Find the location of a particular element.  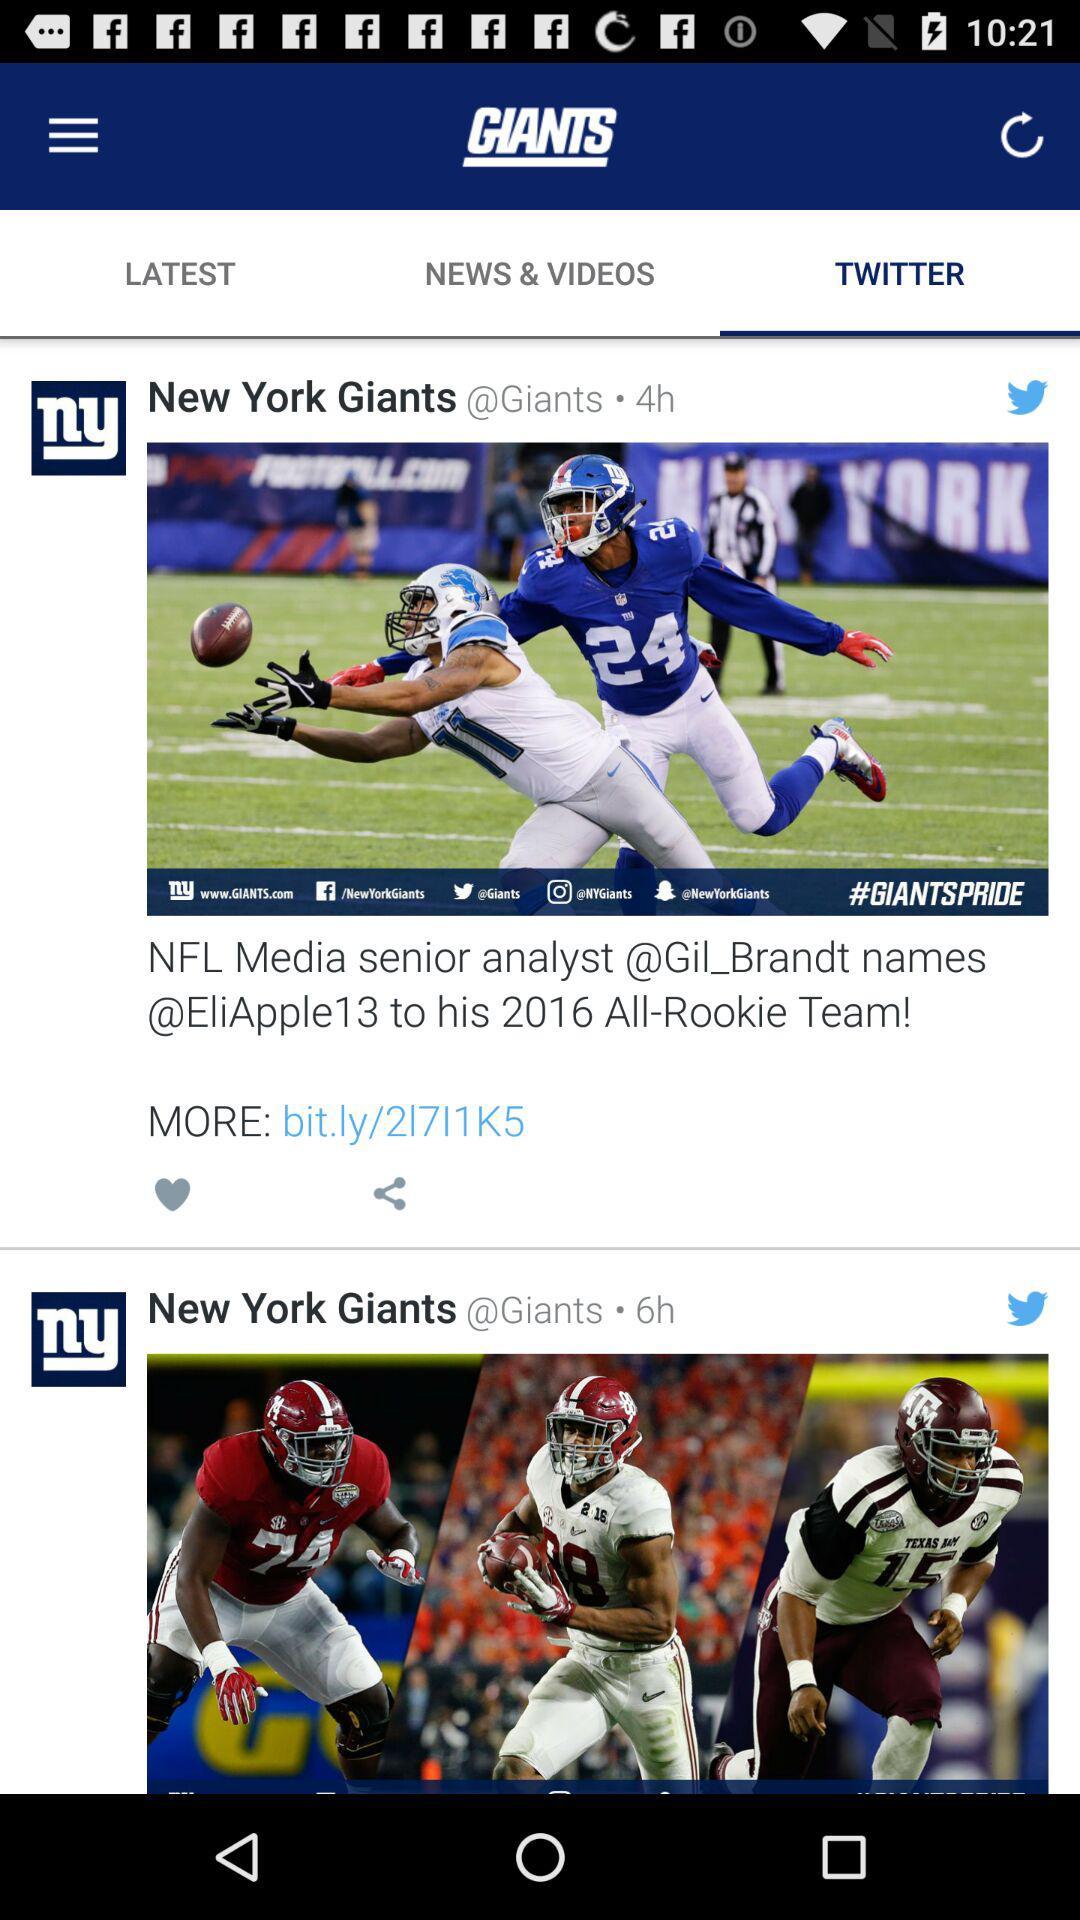

video is located at coordinates (596, 1572).